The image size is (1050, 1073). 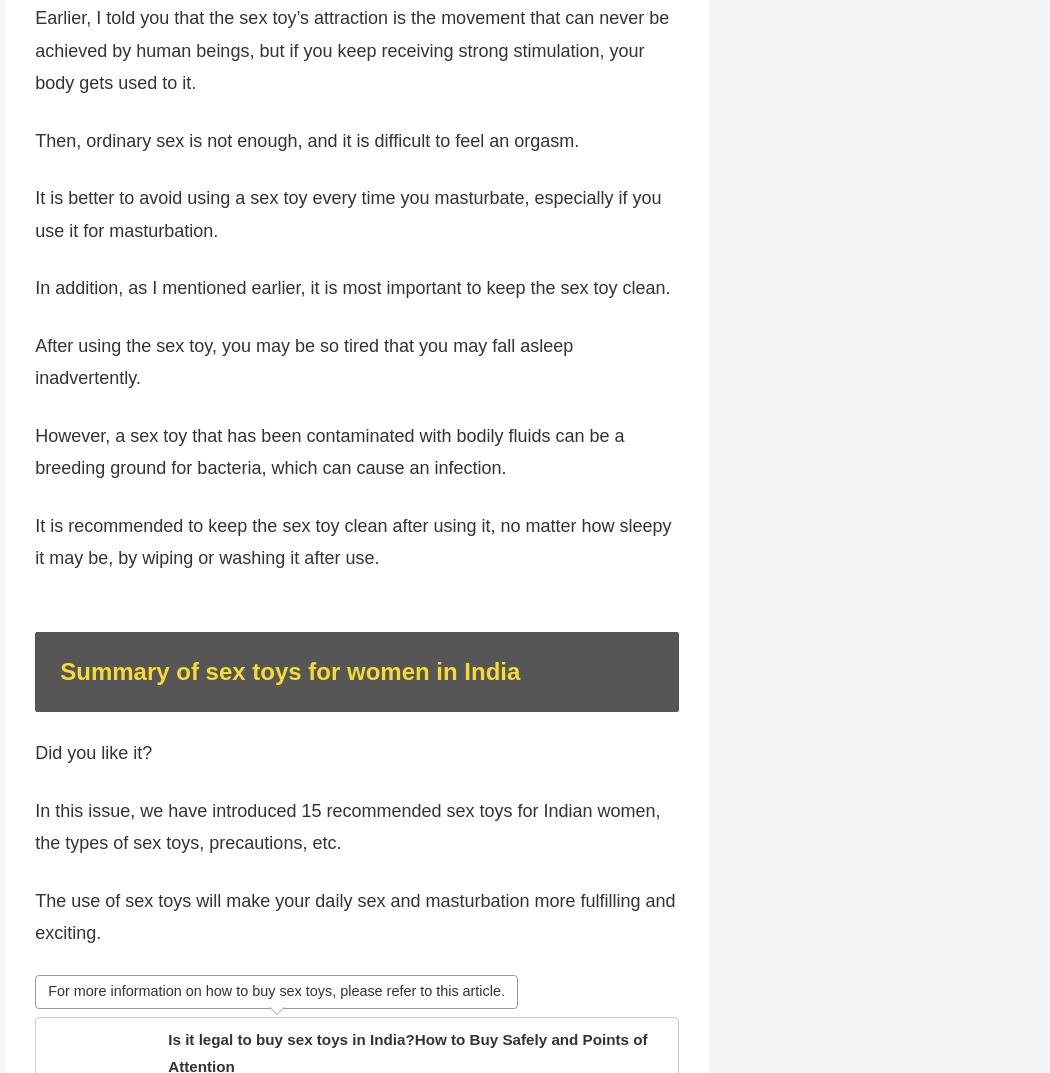 What do you see at coordinates (34, 176) in the screenshot?
I see `'Then, ordinary sex is not enough, and it is difficult to feel an orgasm.'` at bounding box center [34, 176].